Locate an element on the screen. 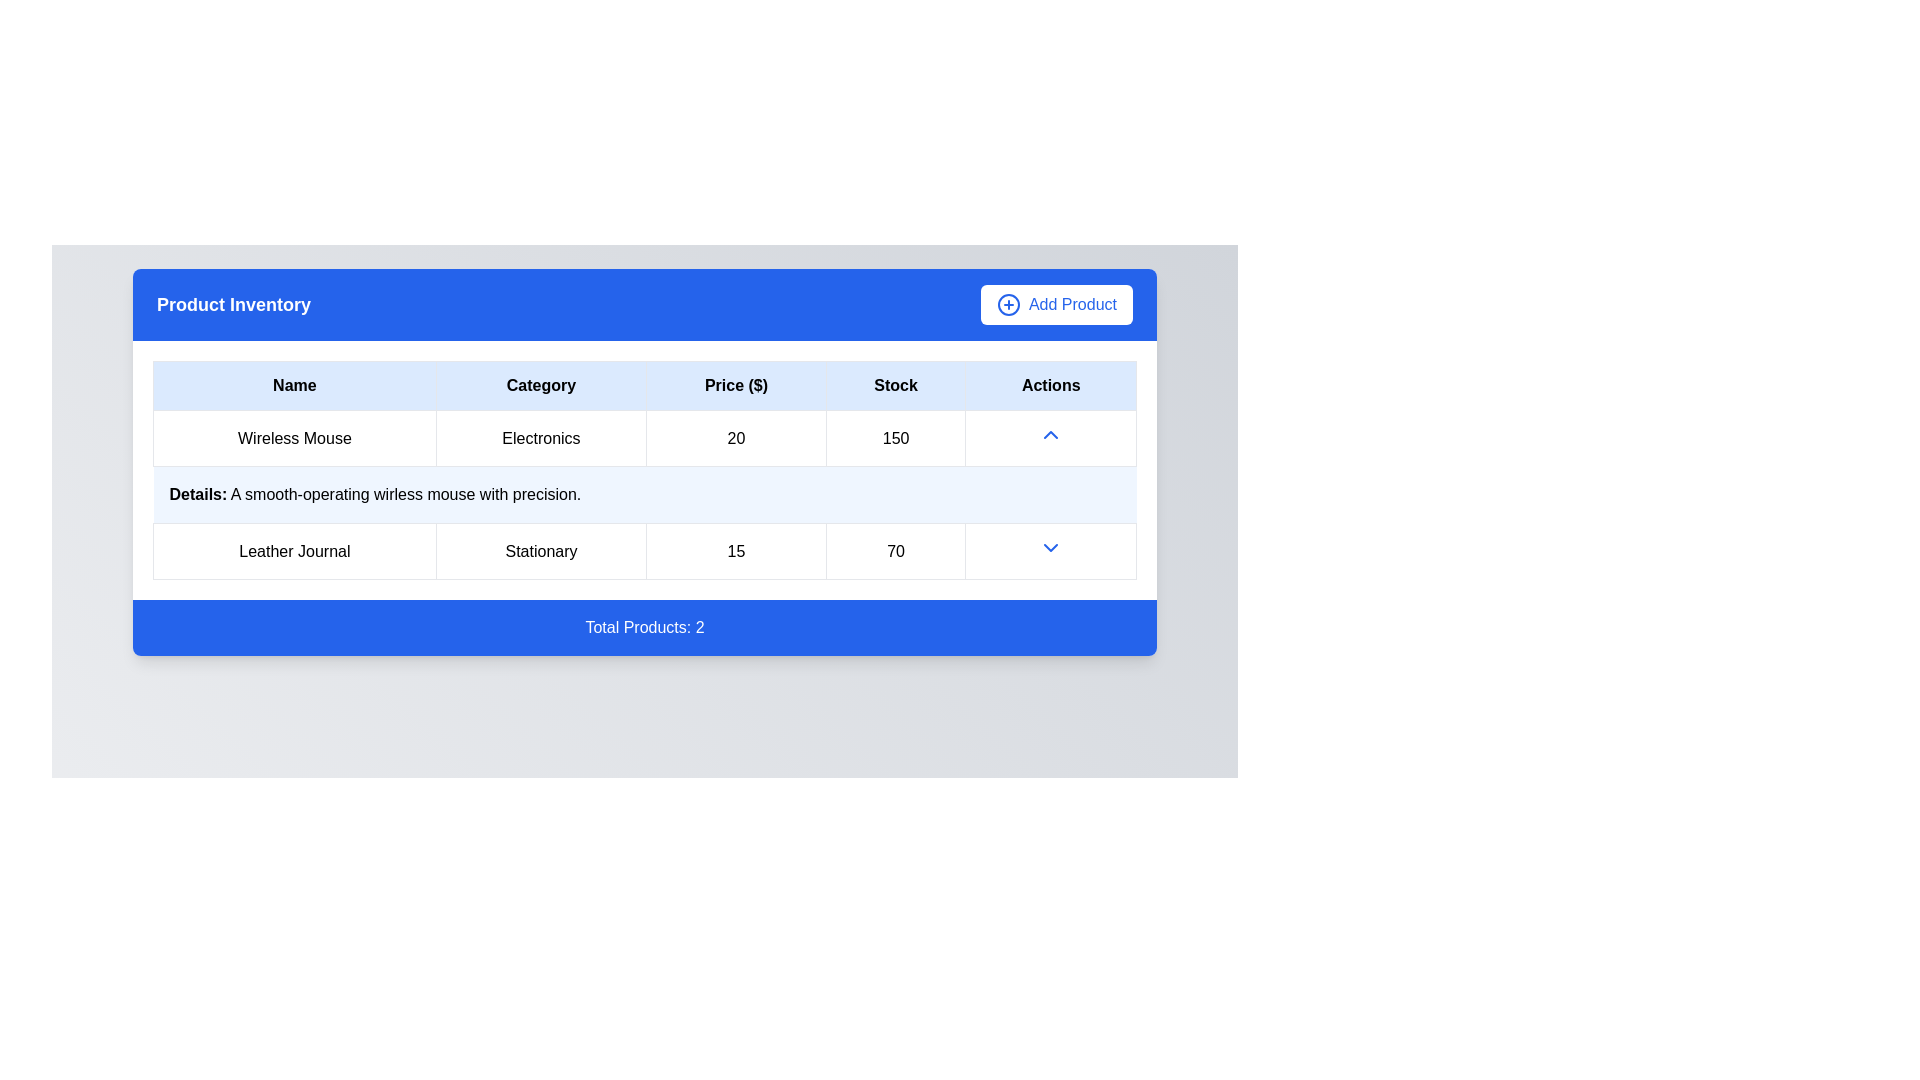 The height and width of the screenshot is (1080, 1920). text displayed in the text block that shows 'Leather Journal' in the first cell of the second row under the 'Name' column is located at coordinates (293, 551).